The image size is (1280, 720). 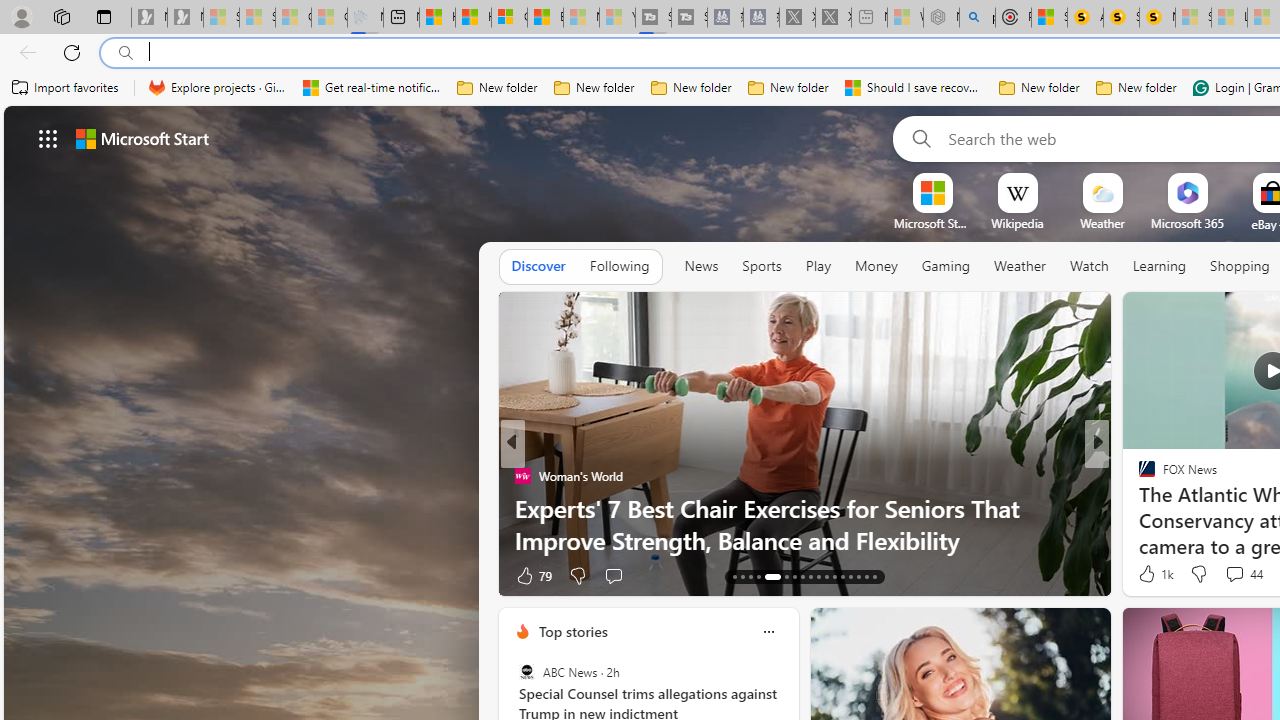 I want to click on 'ABC News', so click(x=526, y=672).